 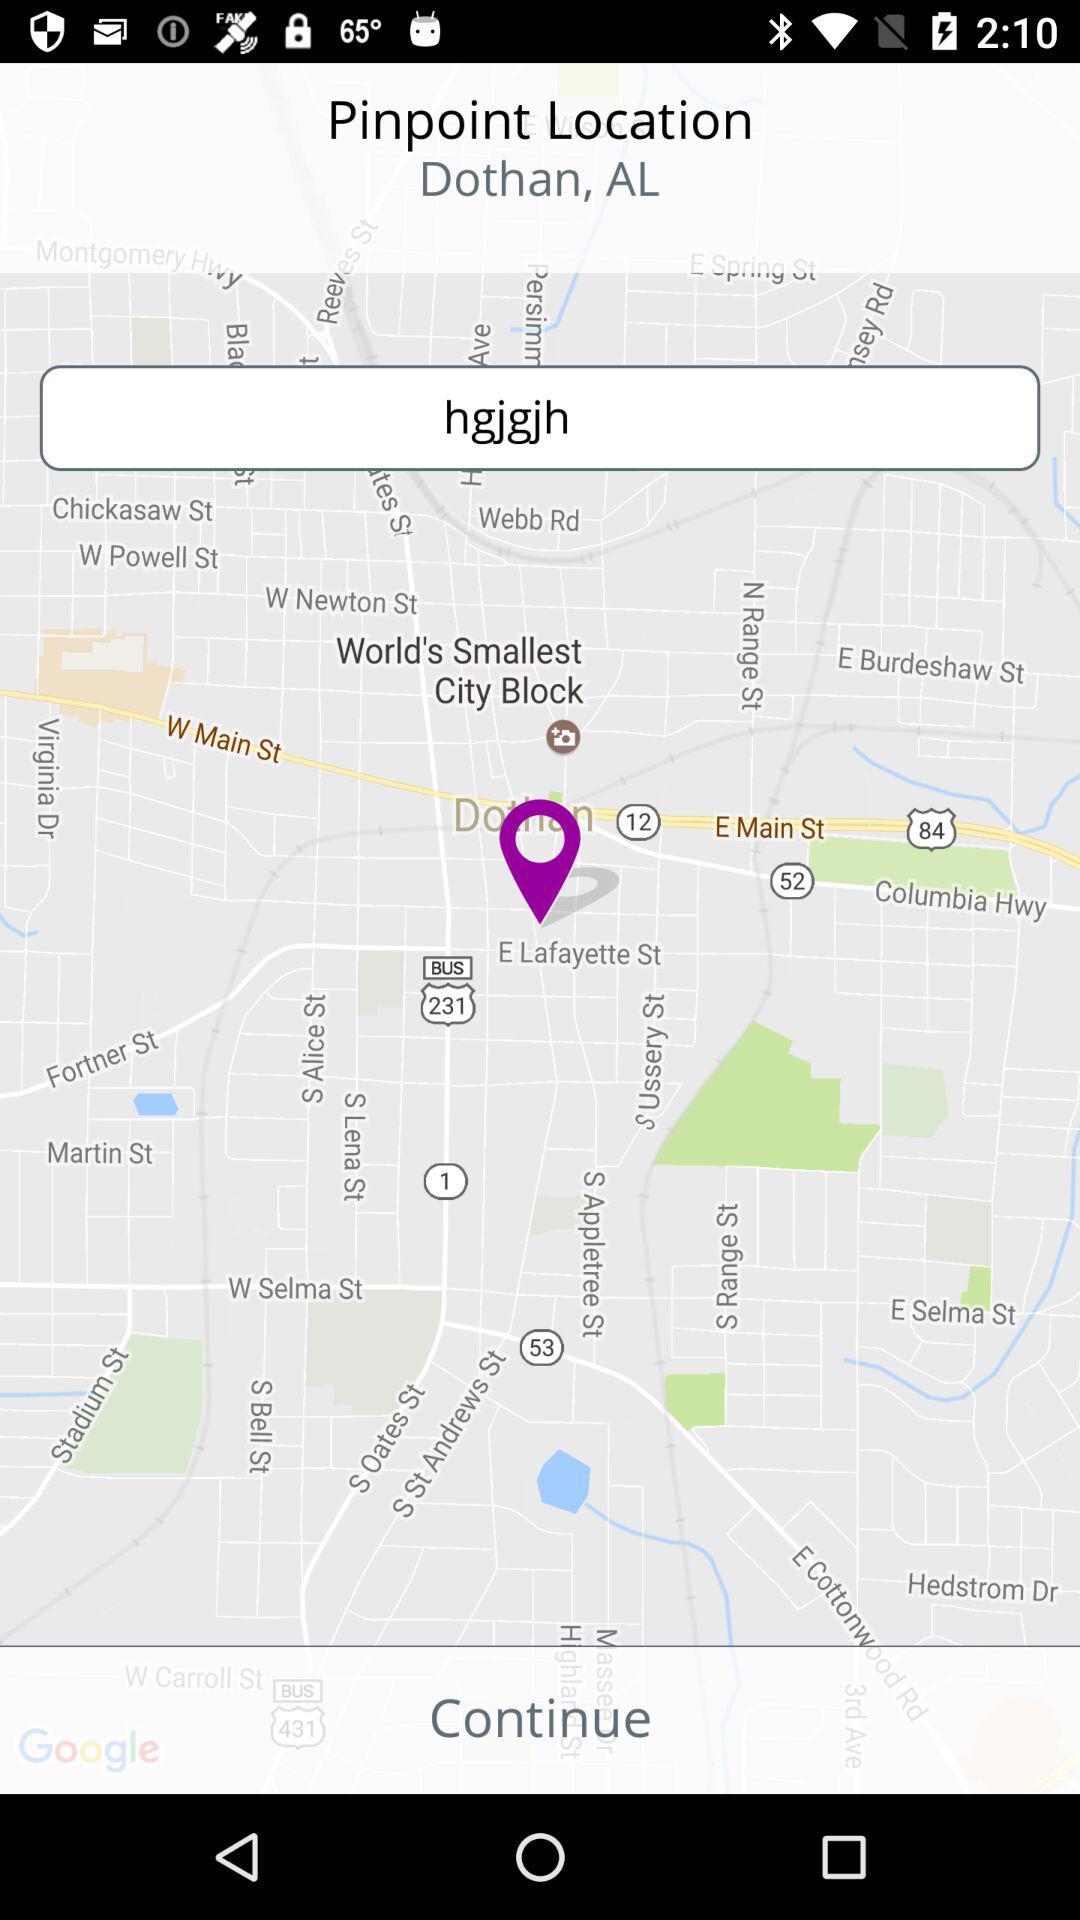 I want to click on the text hgjgjh, so click(x=540, y=416).